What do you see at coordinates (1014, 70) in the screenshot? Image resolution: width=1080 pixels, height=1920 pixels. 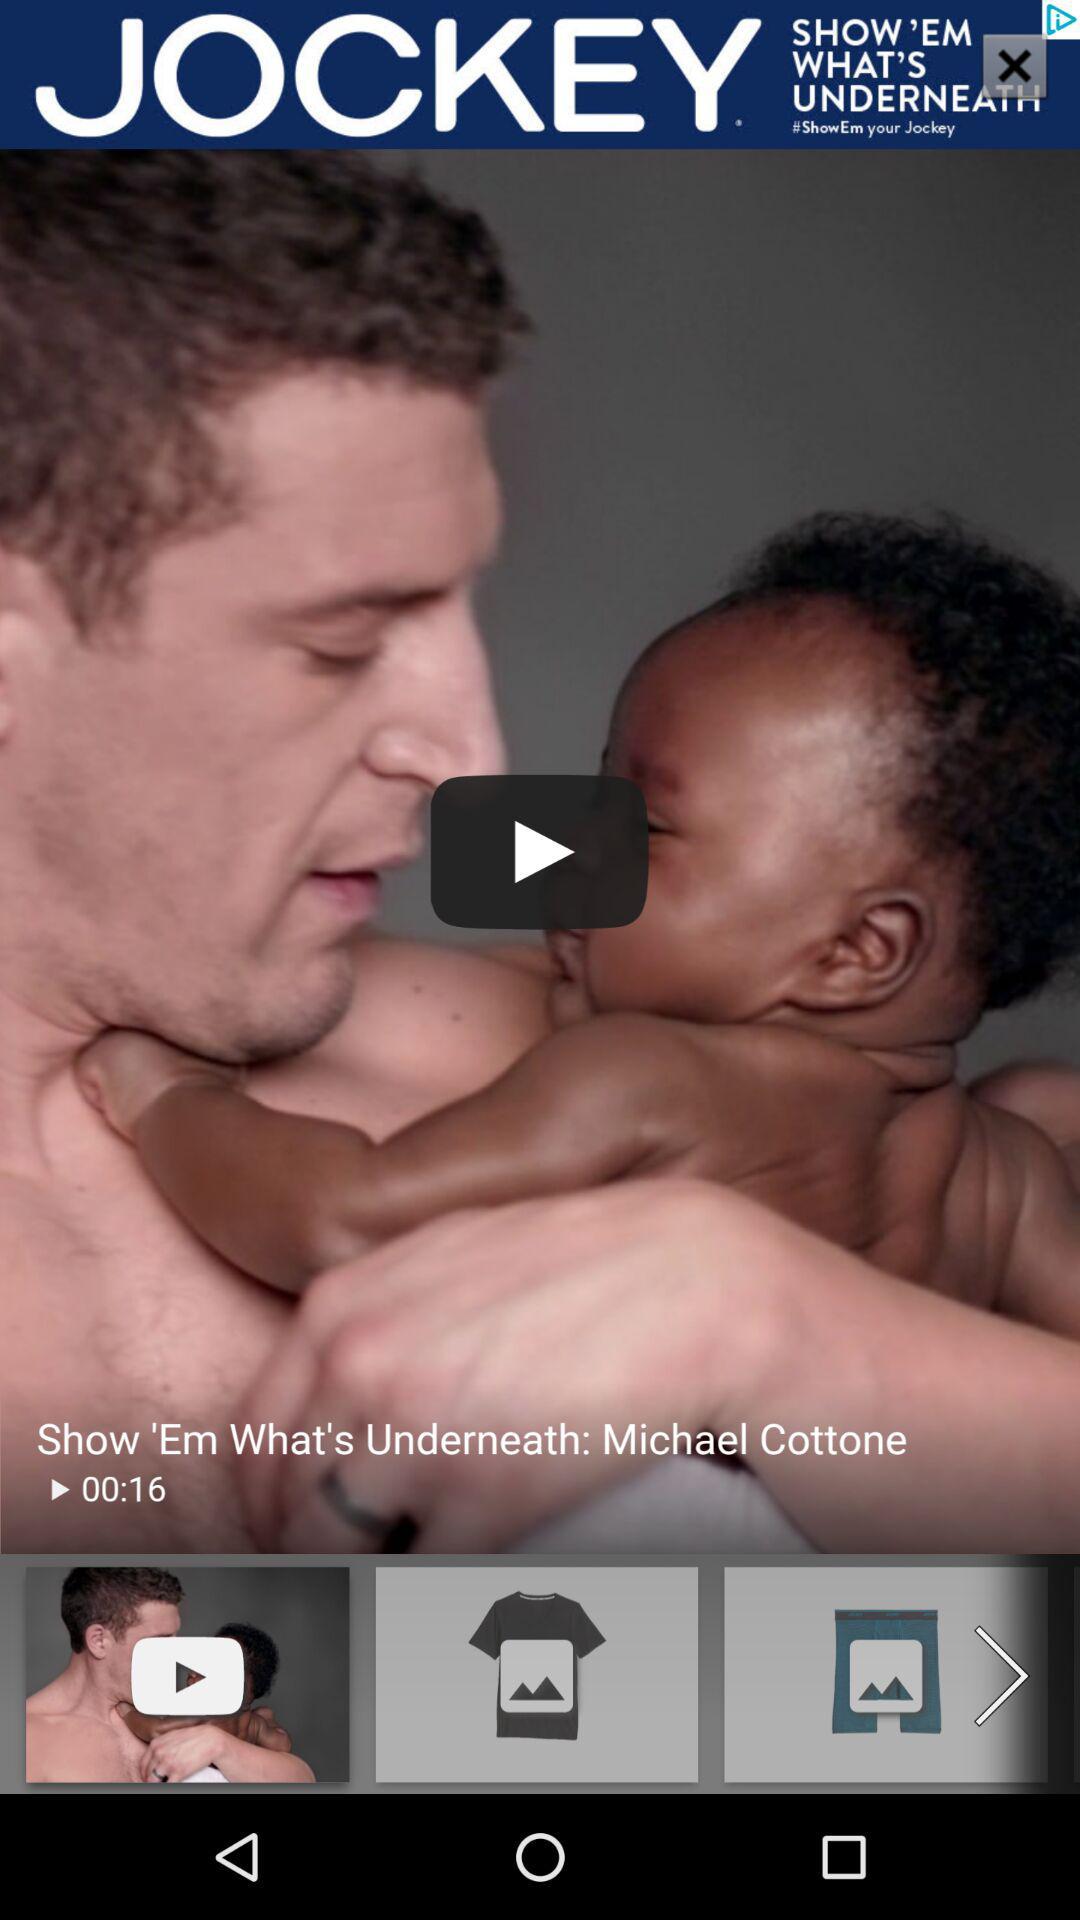 I see `the close icon` at bounding box center [1014, 70].